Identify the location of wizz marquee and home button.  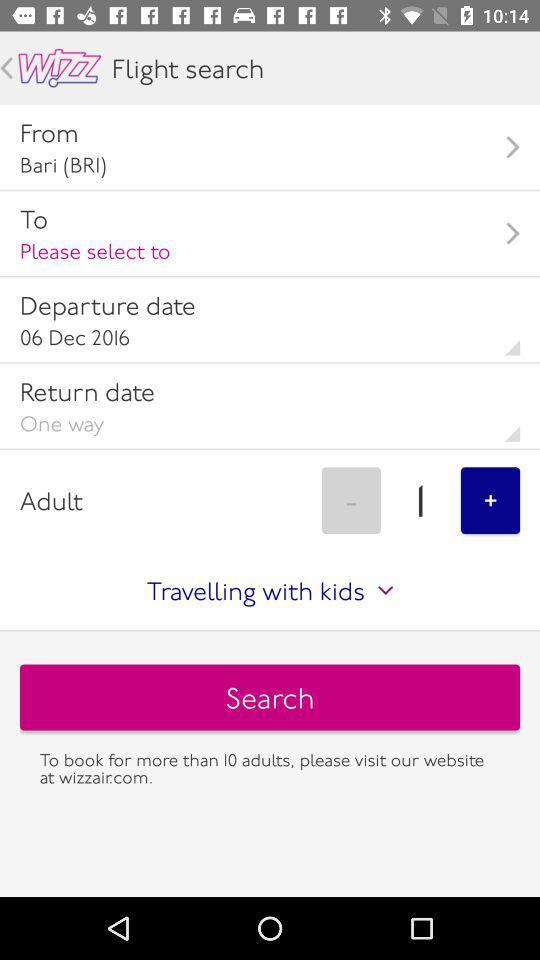
(59, 68).